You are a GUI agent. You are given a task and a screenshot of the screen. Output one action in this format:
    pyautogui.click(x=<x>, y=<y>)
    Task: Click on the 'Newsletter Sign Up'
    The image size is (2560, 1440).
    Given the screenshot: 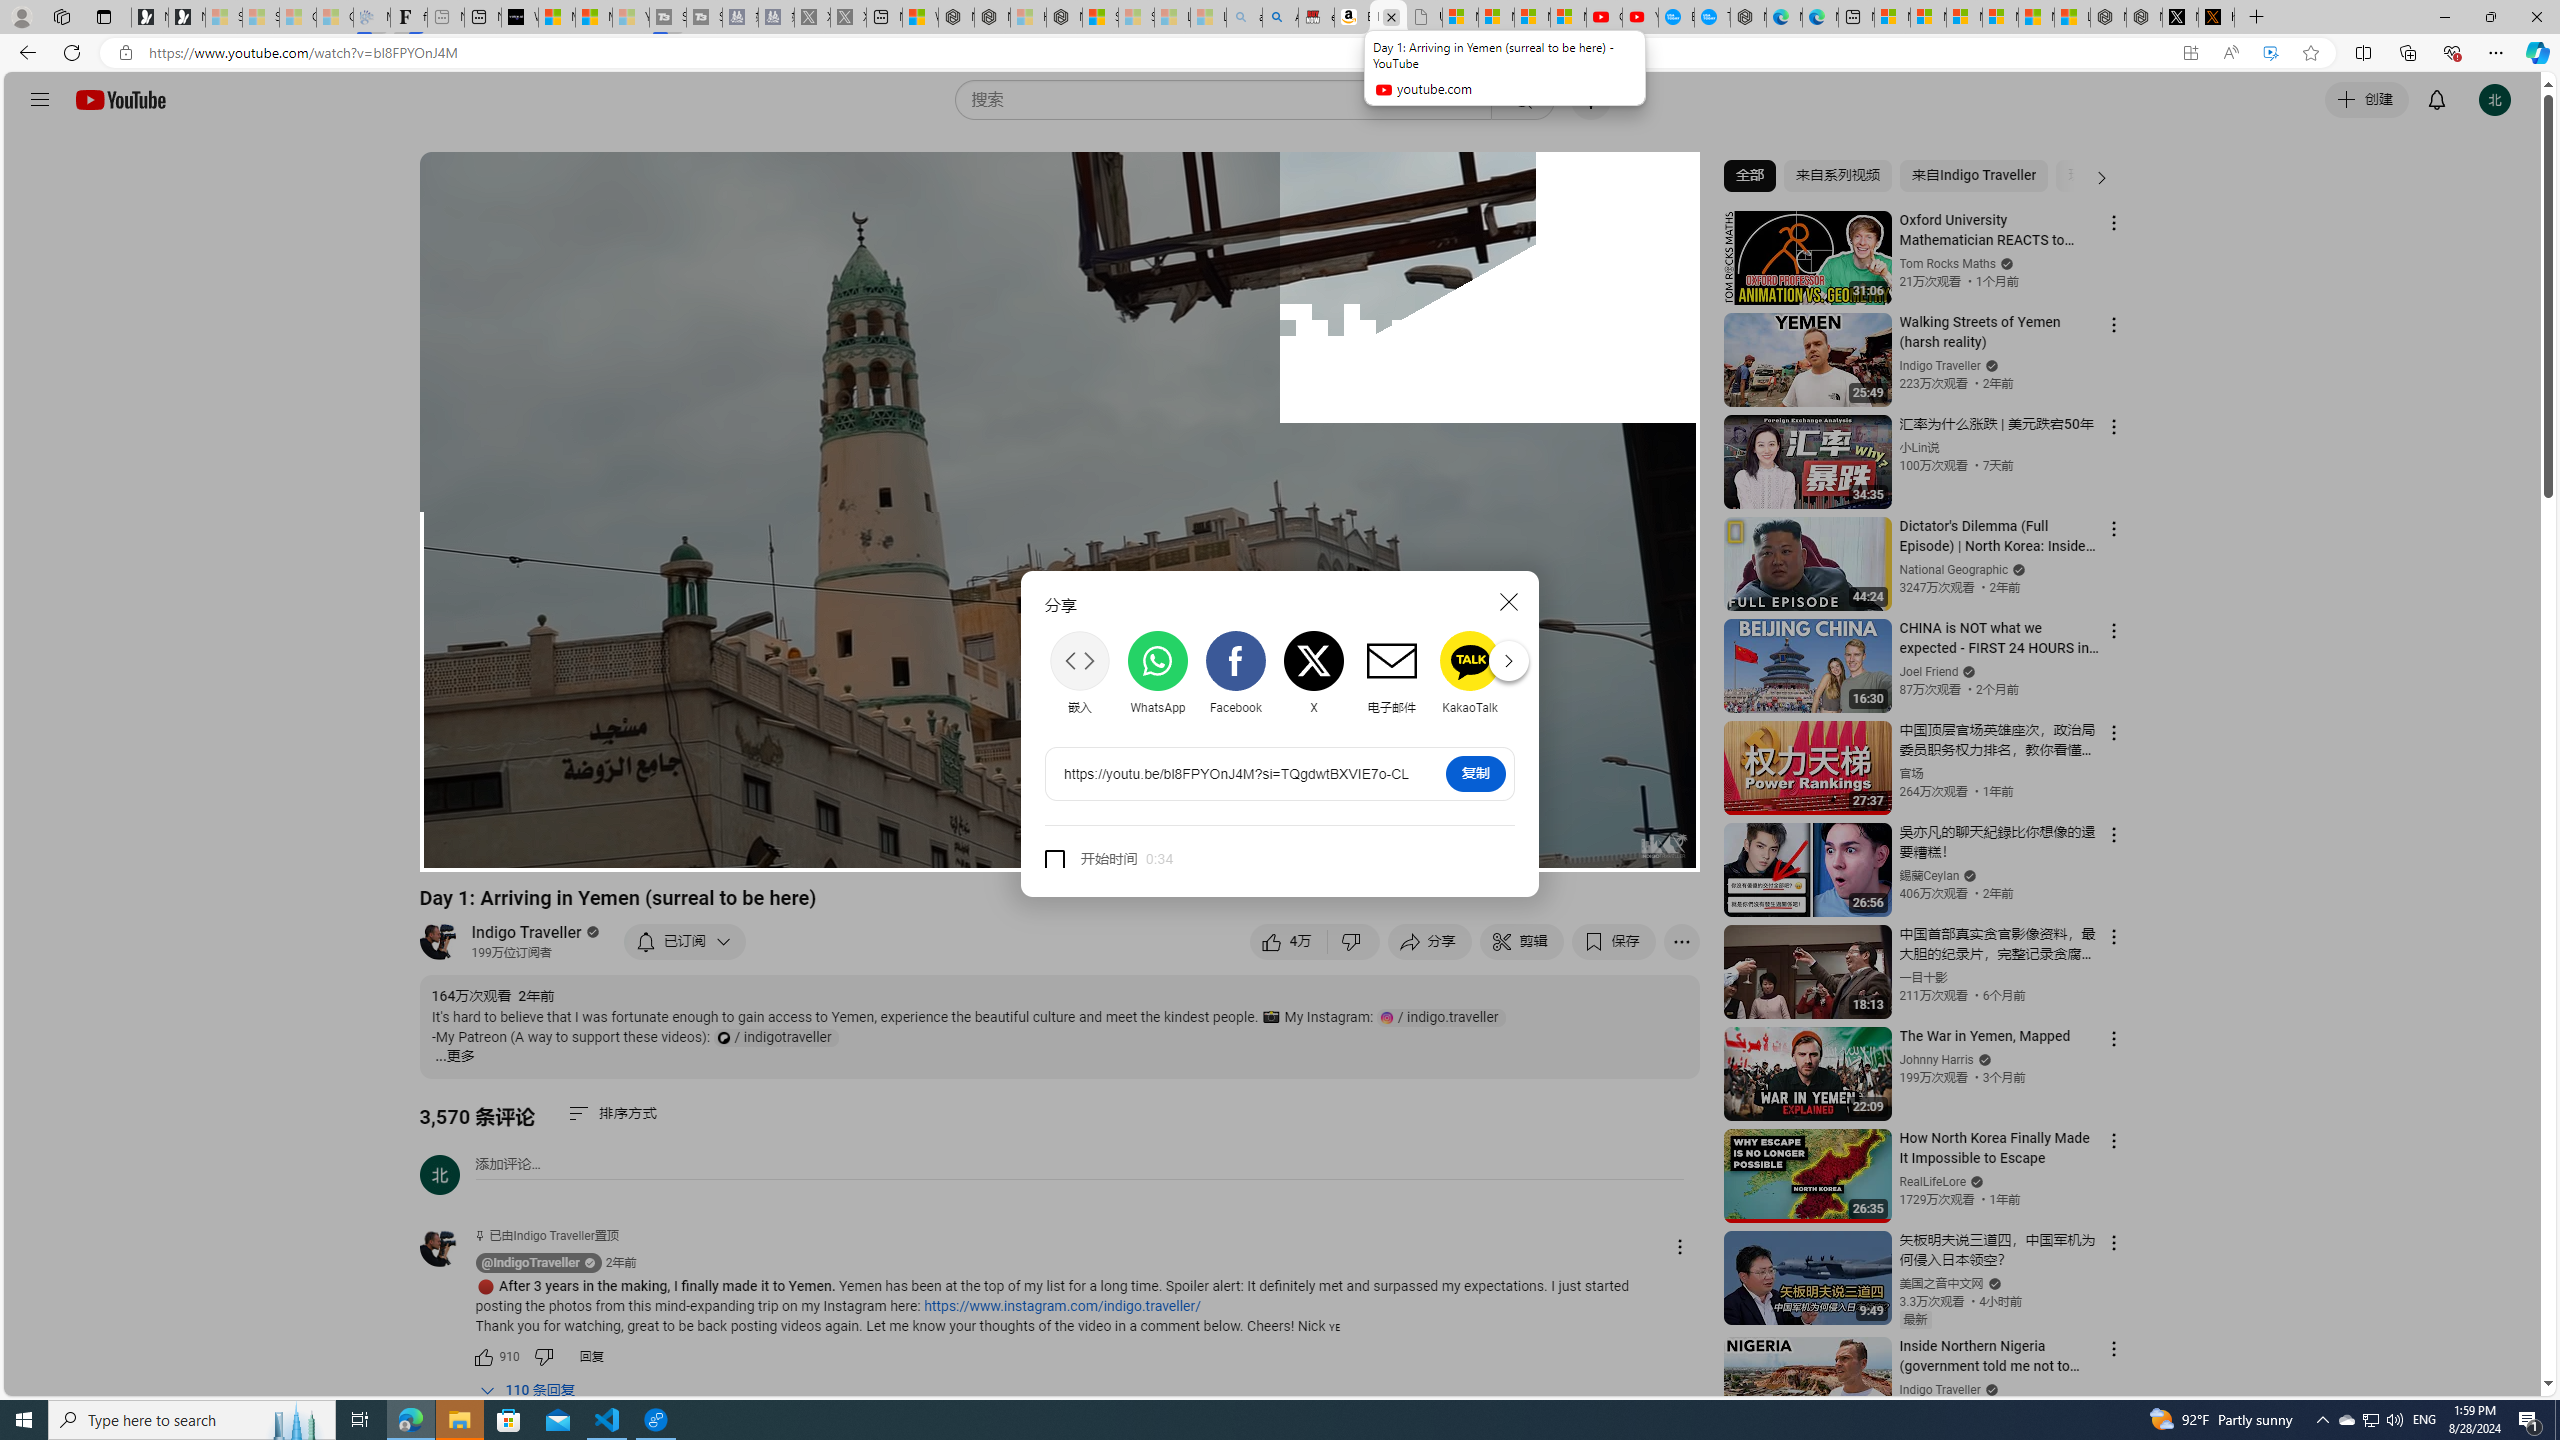 What is the action you would take?
    pyautogui.click(x=186, y=16)
    